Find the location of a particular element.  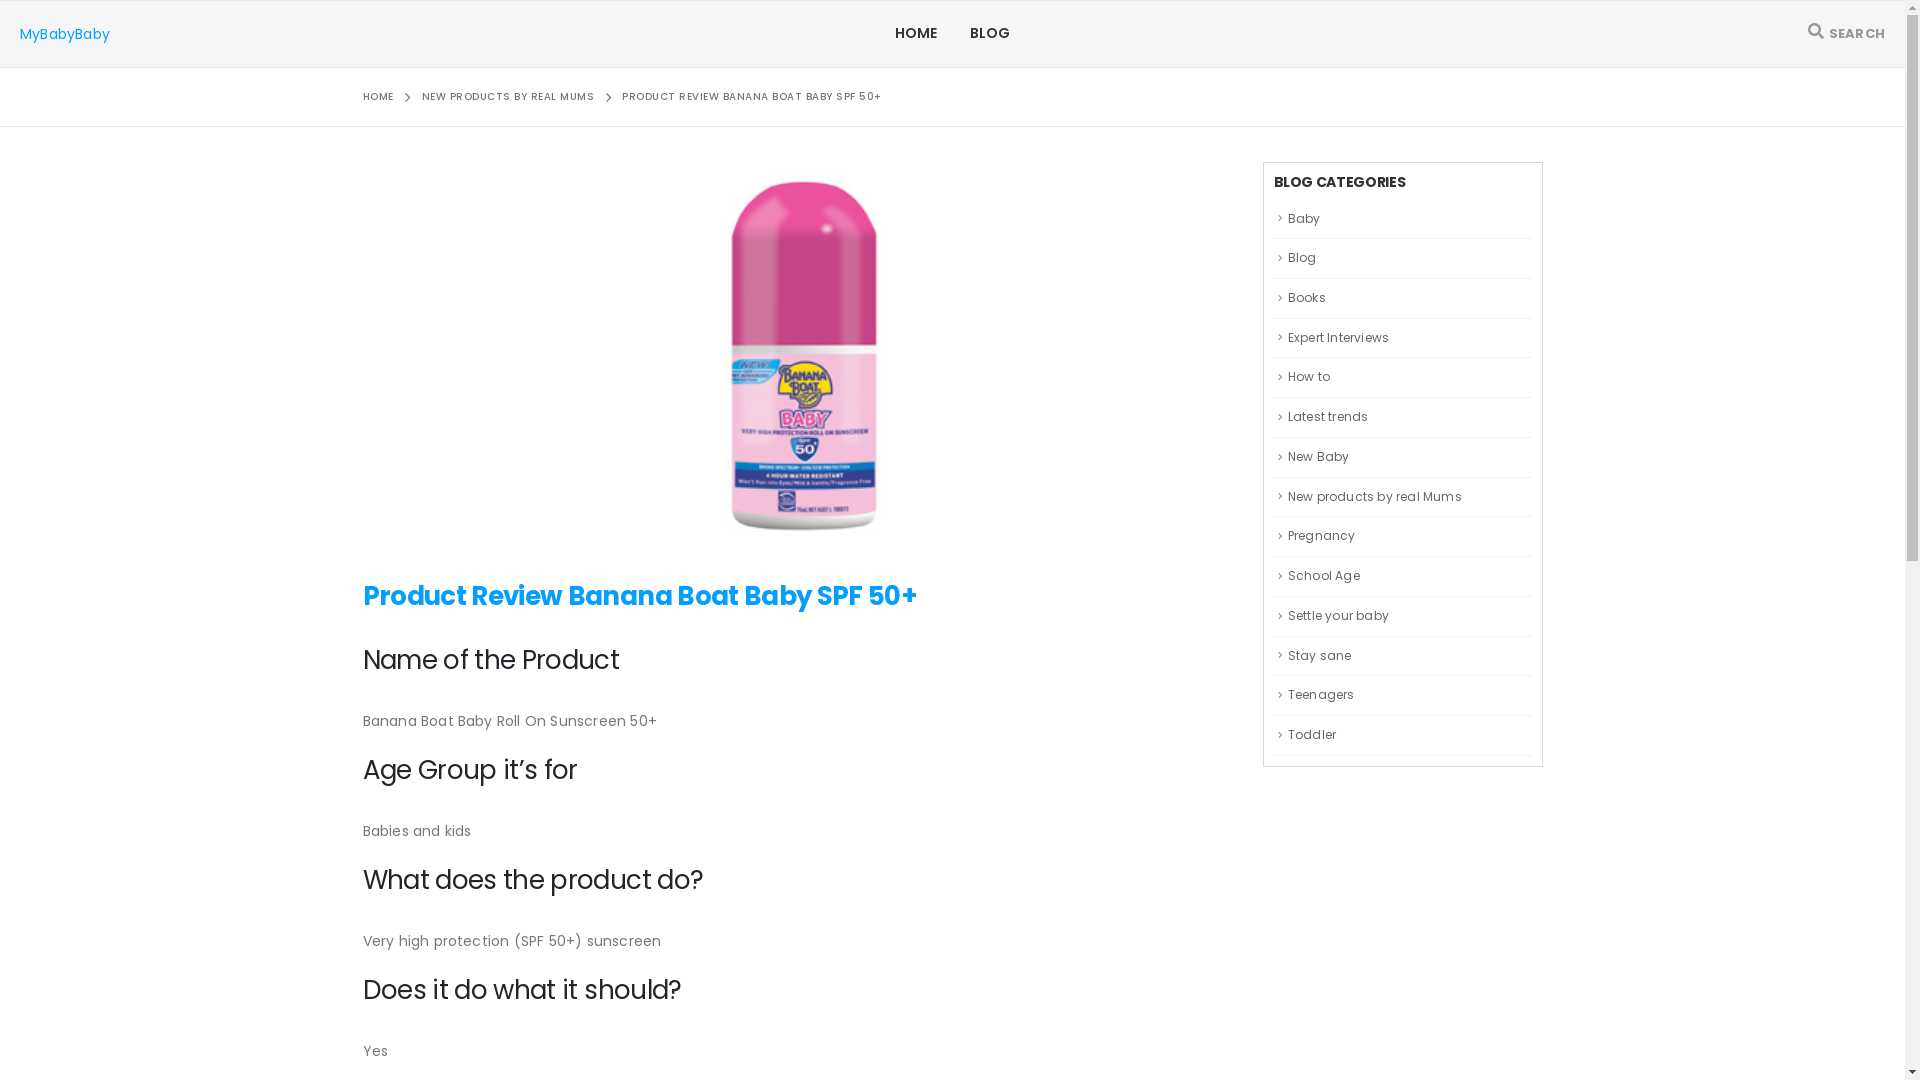

'Latest trends' is located at coordinates (1328, 415).